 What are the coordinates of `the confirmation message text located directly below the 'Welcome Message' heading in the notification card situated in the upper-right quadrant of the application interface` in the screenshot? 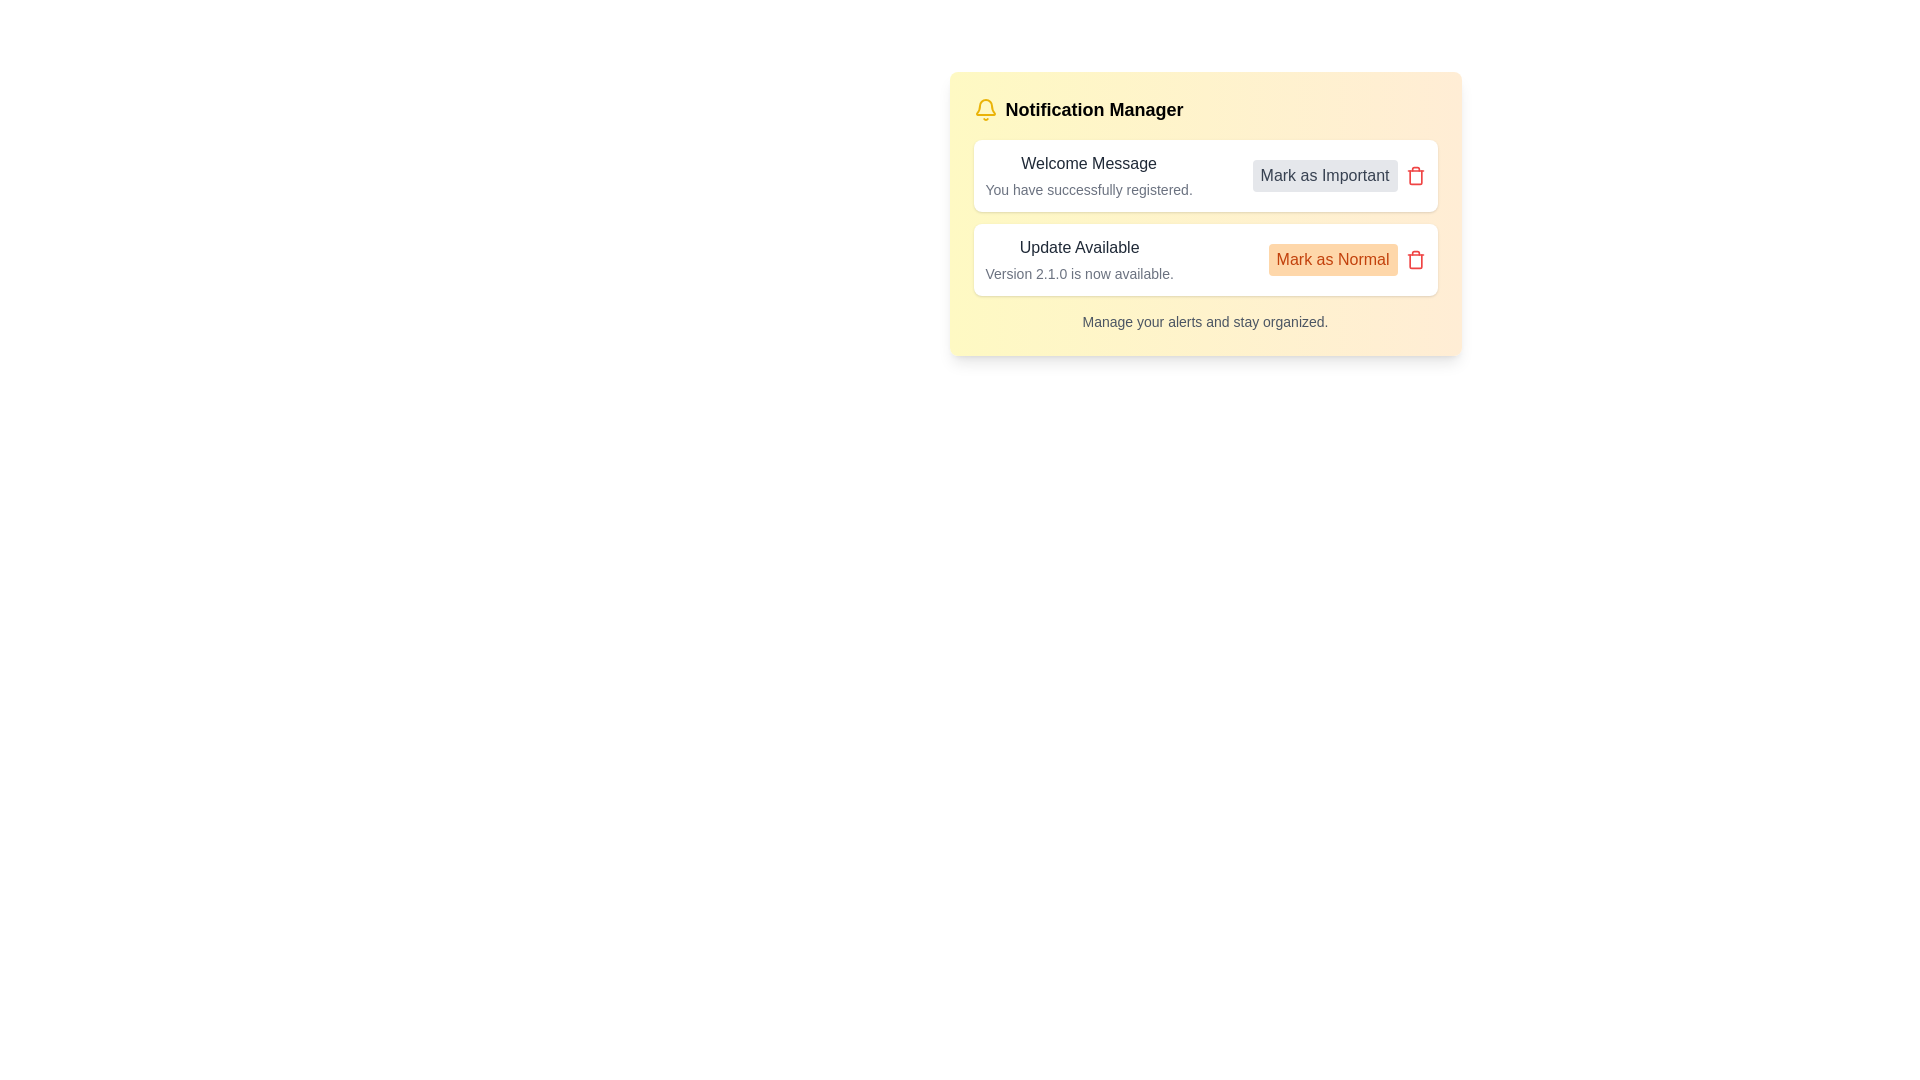 It's located at (1088, 189).